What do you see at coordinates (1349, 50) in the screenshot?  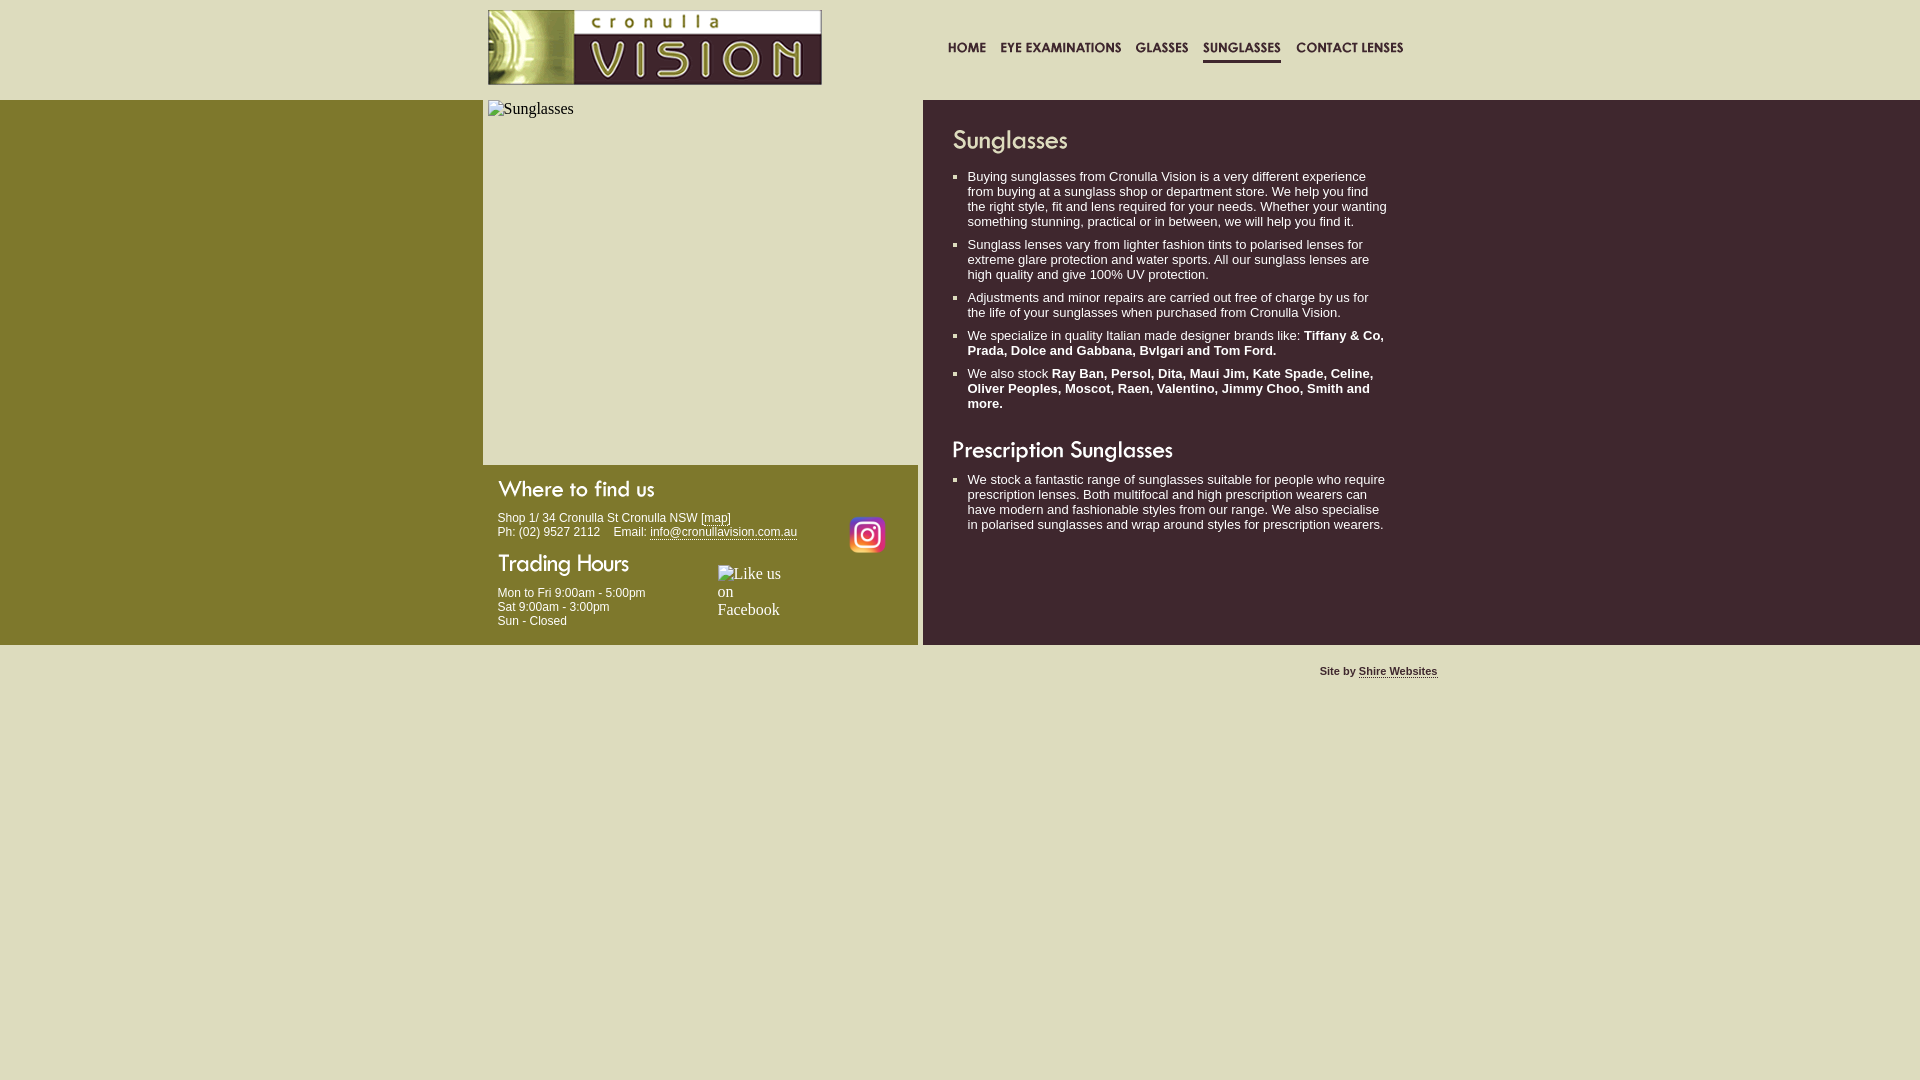 I see `'Contact Lenses'` at bounding box center [1349, 50].